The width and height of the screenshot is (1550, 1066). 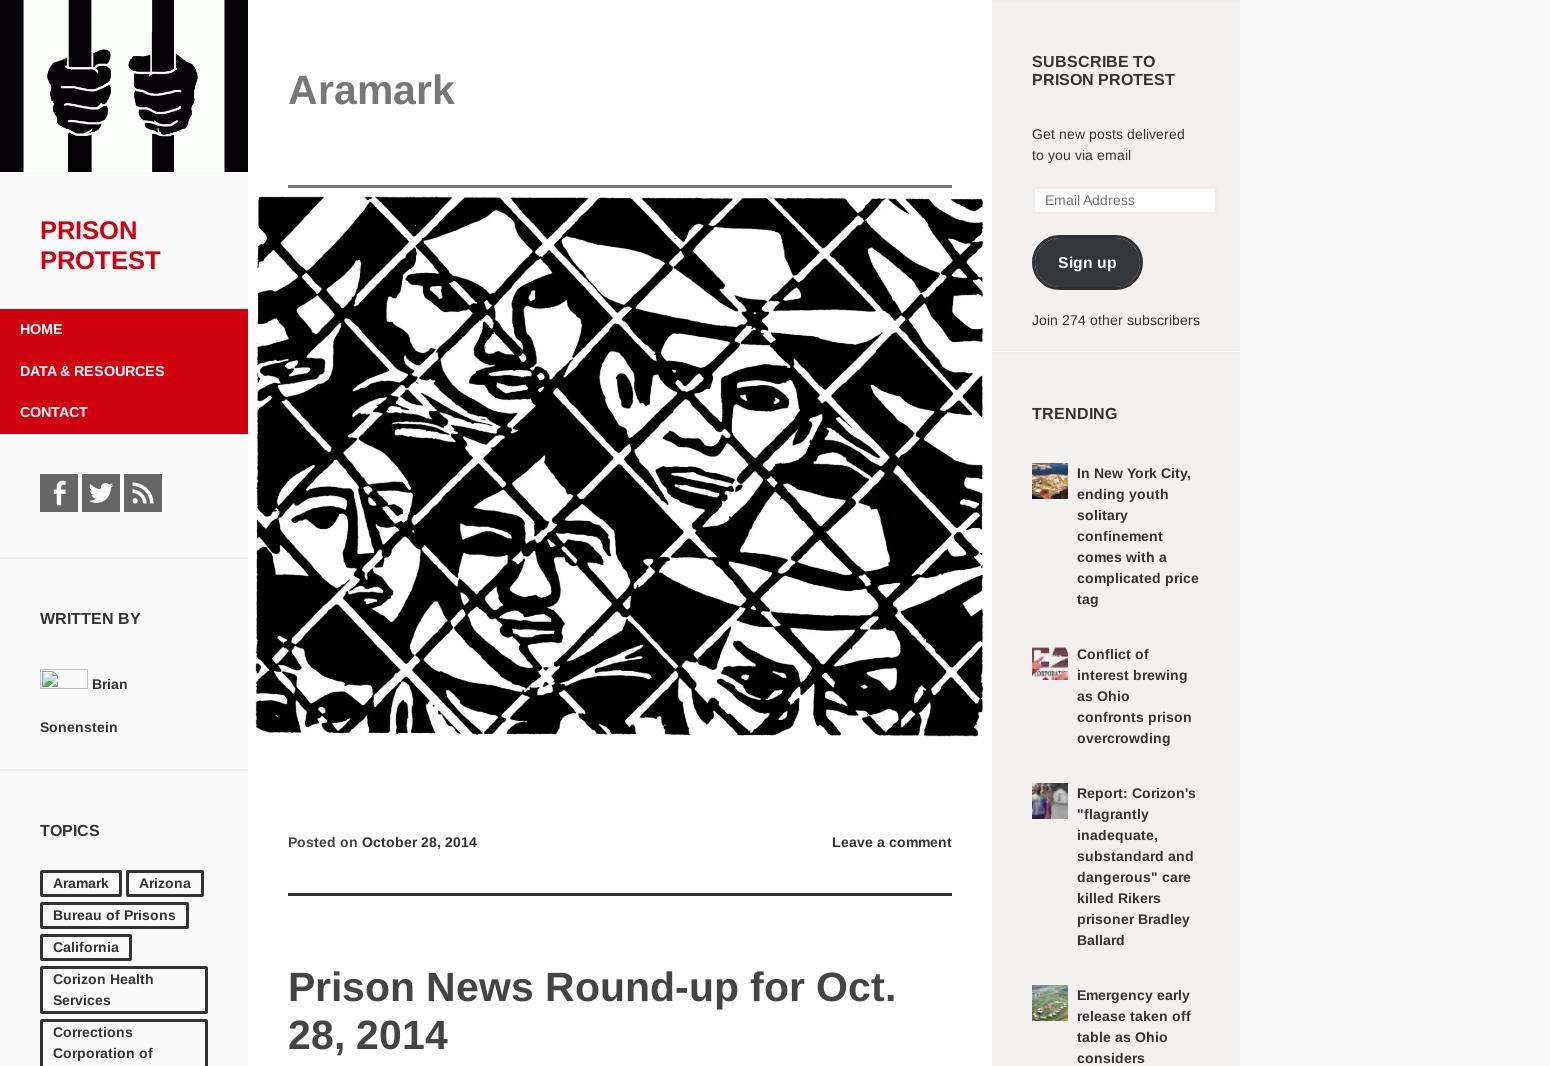 What do you see at coordinates (1085, 260) in the screenshot?
I see `'Sign up'` at bounding box center [1085, 260].